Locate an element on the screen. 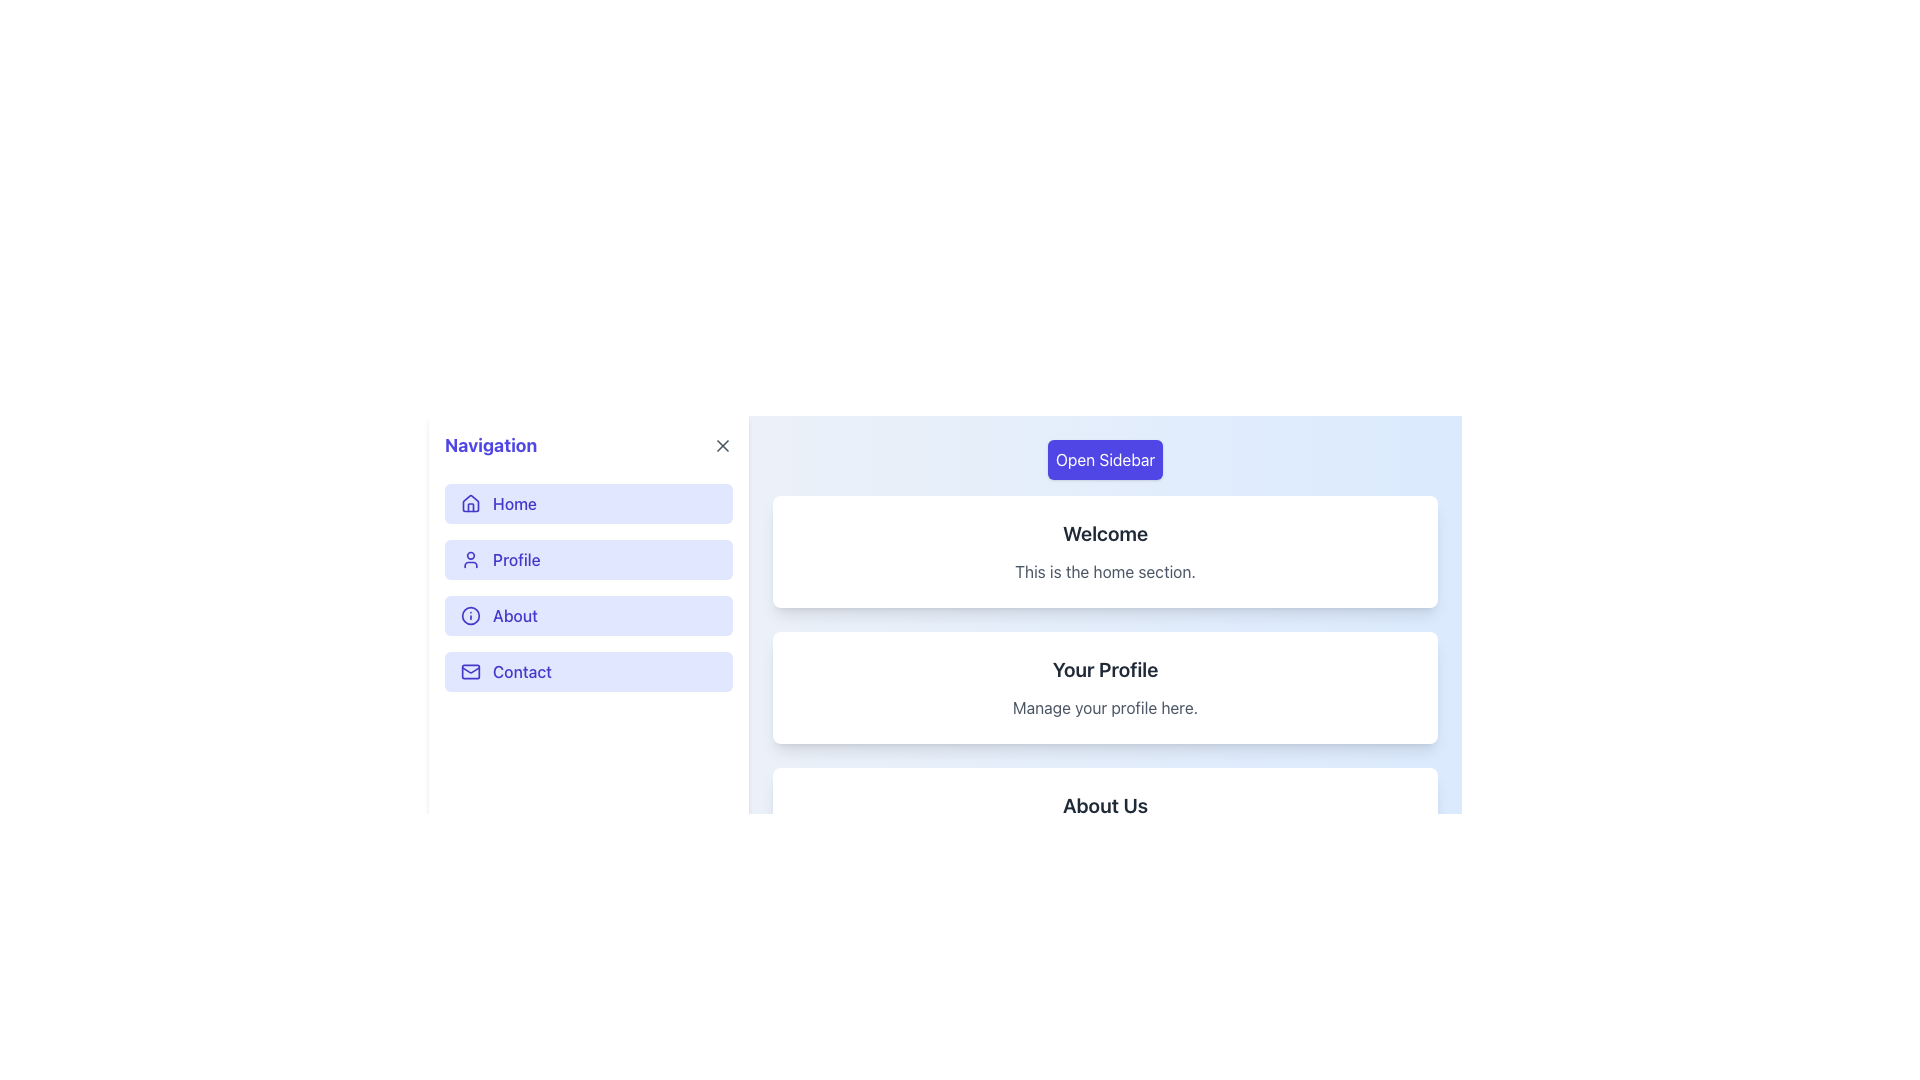 The height and width of the screenshot is (1080, 1920). the 'About' text label in the left navigation menu, which is the third option from the top, located below the 'Profile' button and above the 'Contact' button is located at coordinates (515, 615).